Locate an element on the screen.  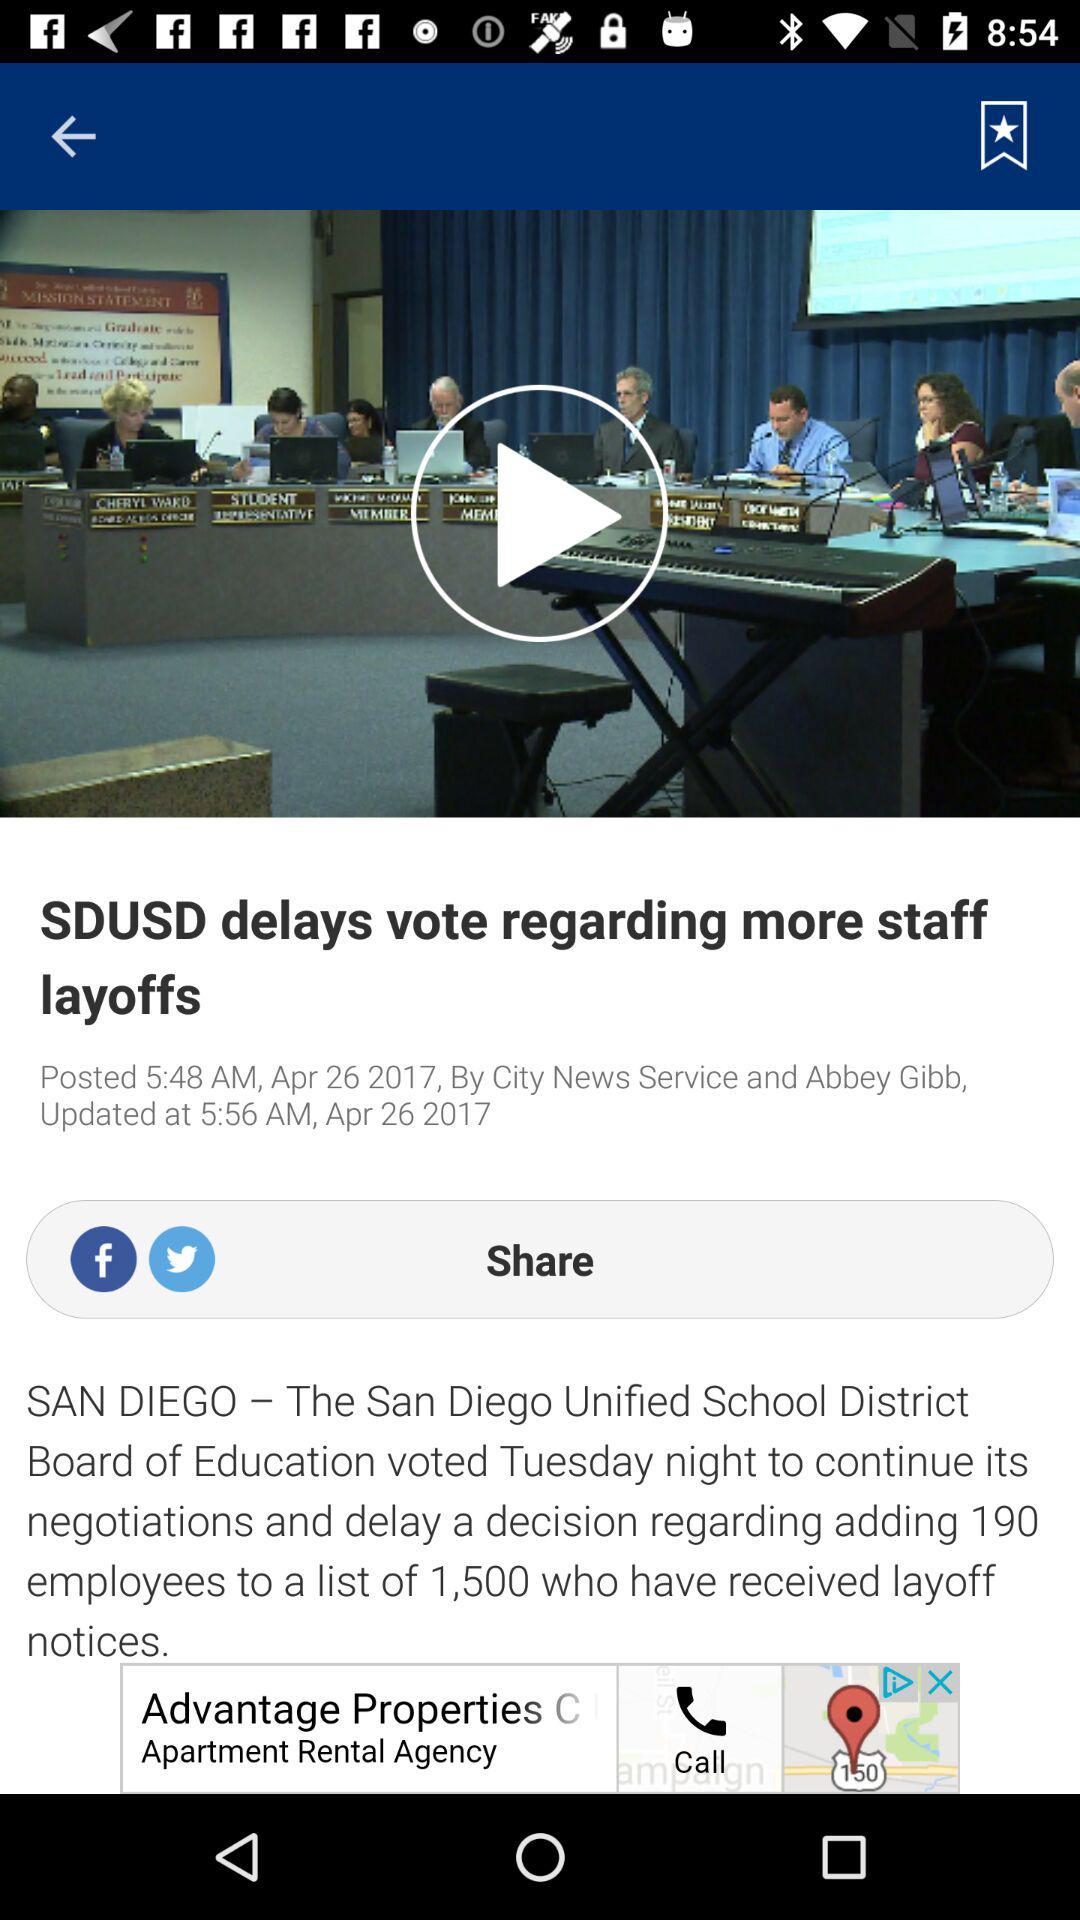
play is located at coordinates (538, 513).